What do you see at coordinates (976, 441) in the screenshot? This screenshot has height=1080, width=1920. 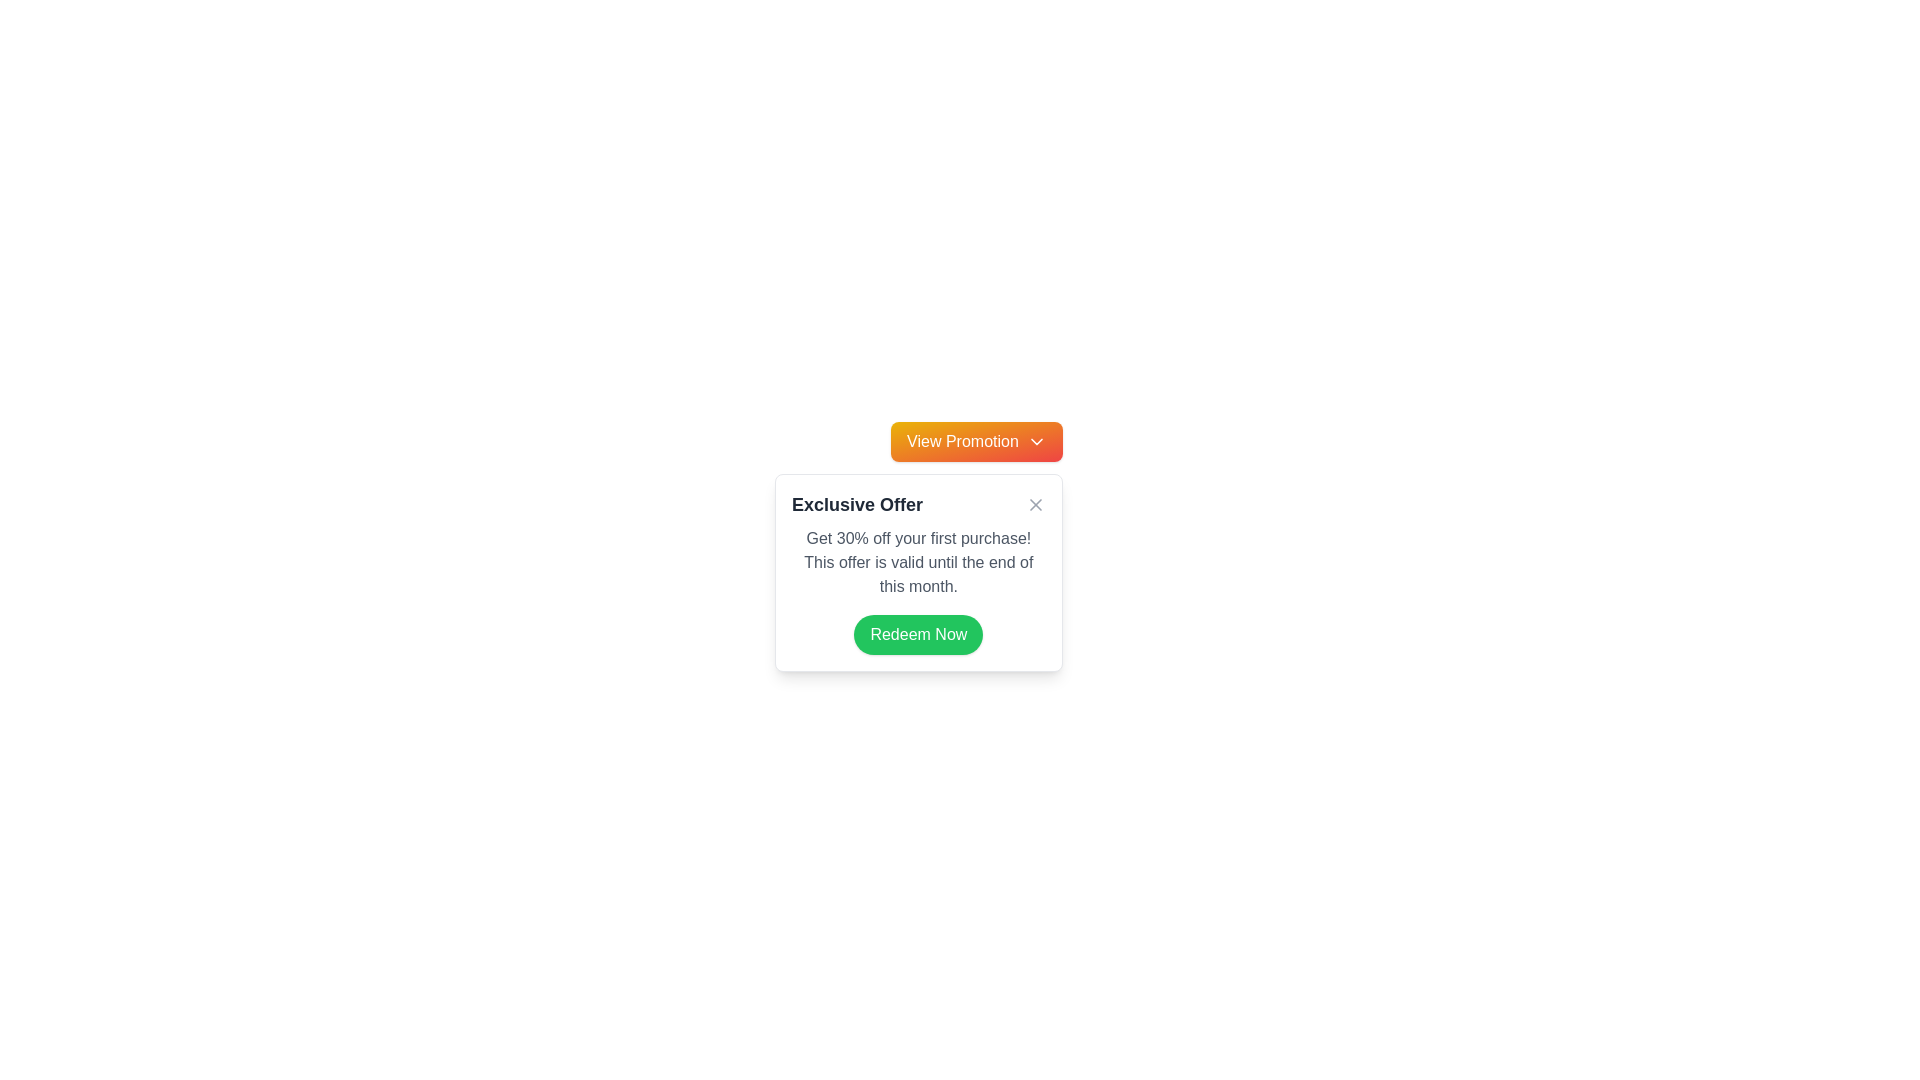 I see `the 'View Promotion' button` at bounding box center [976, 441].